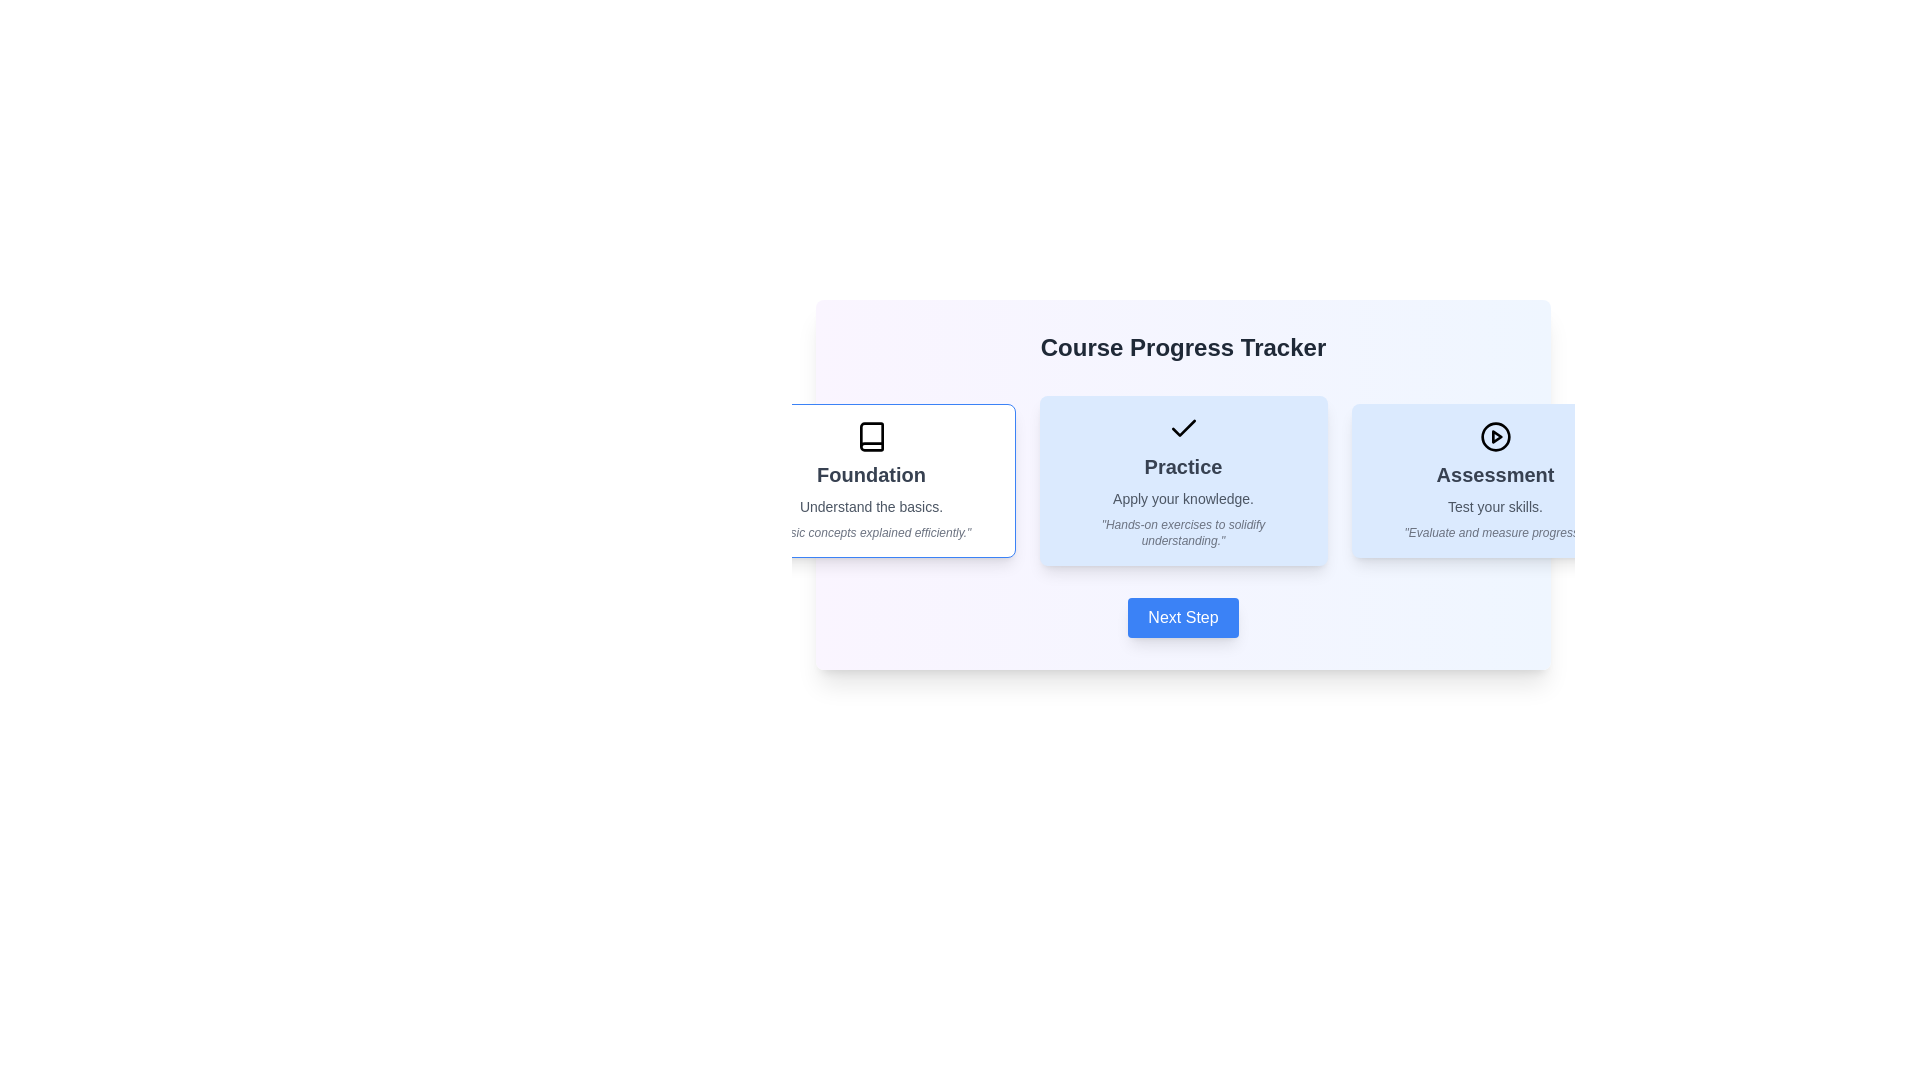  What do you see at coordinates (1183, 466) in the screenshot?
I see `the text label displaying the word 'Practice' which is centrally located in its card, styled in bold gray font against a blue background` at bounding box center [1183, 466].